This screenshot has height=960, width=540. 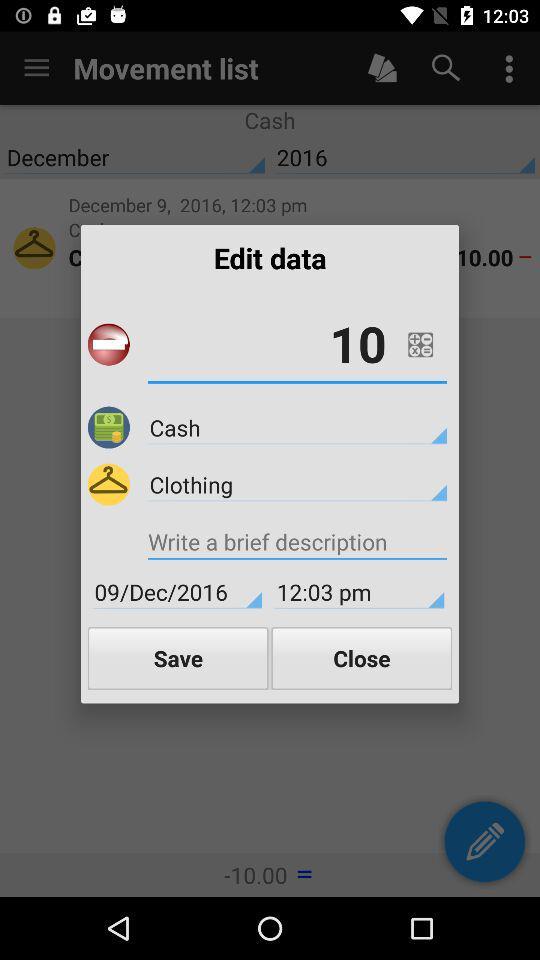 What do you see at coordinates (360, 657) in the screenshot?
I see `the icon next to save icon` at bounding box center [360, 657].